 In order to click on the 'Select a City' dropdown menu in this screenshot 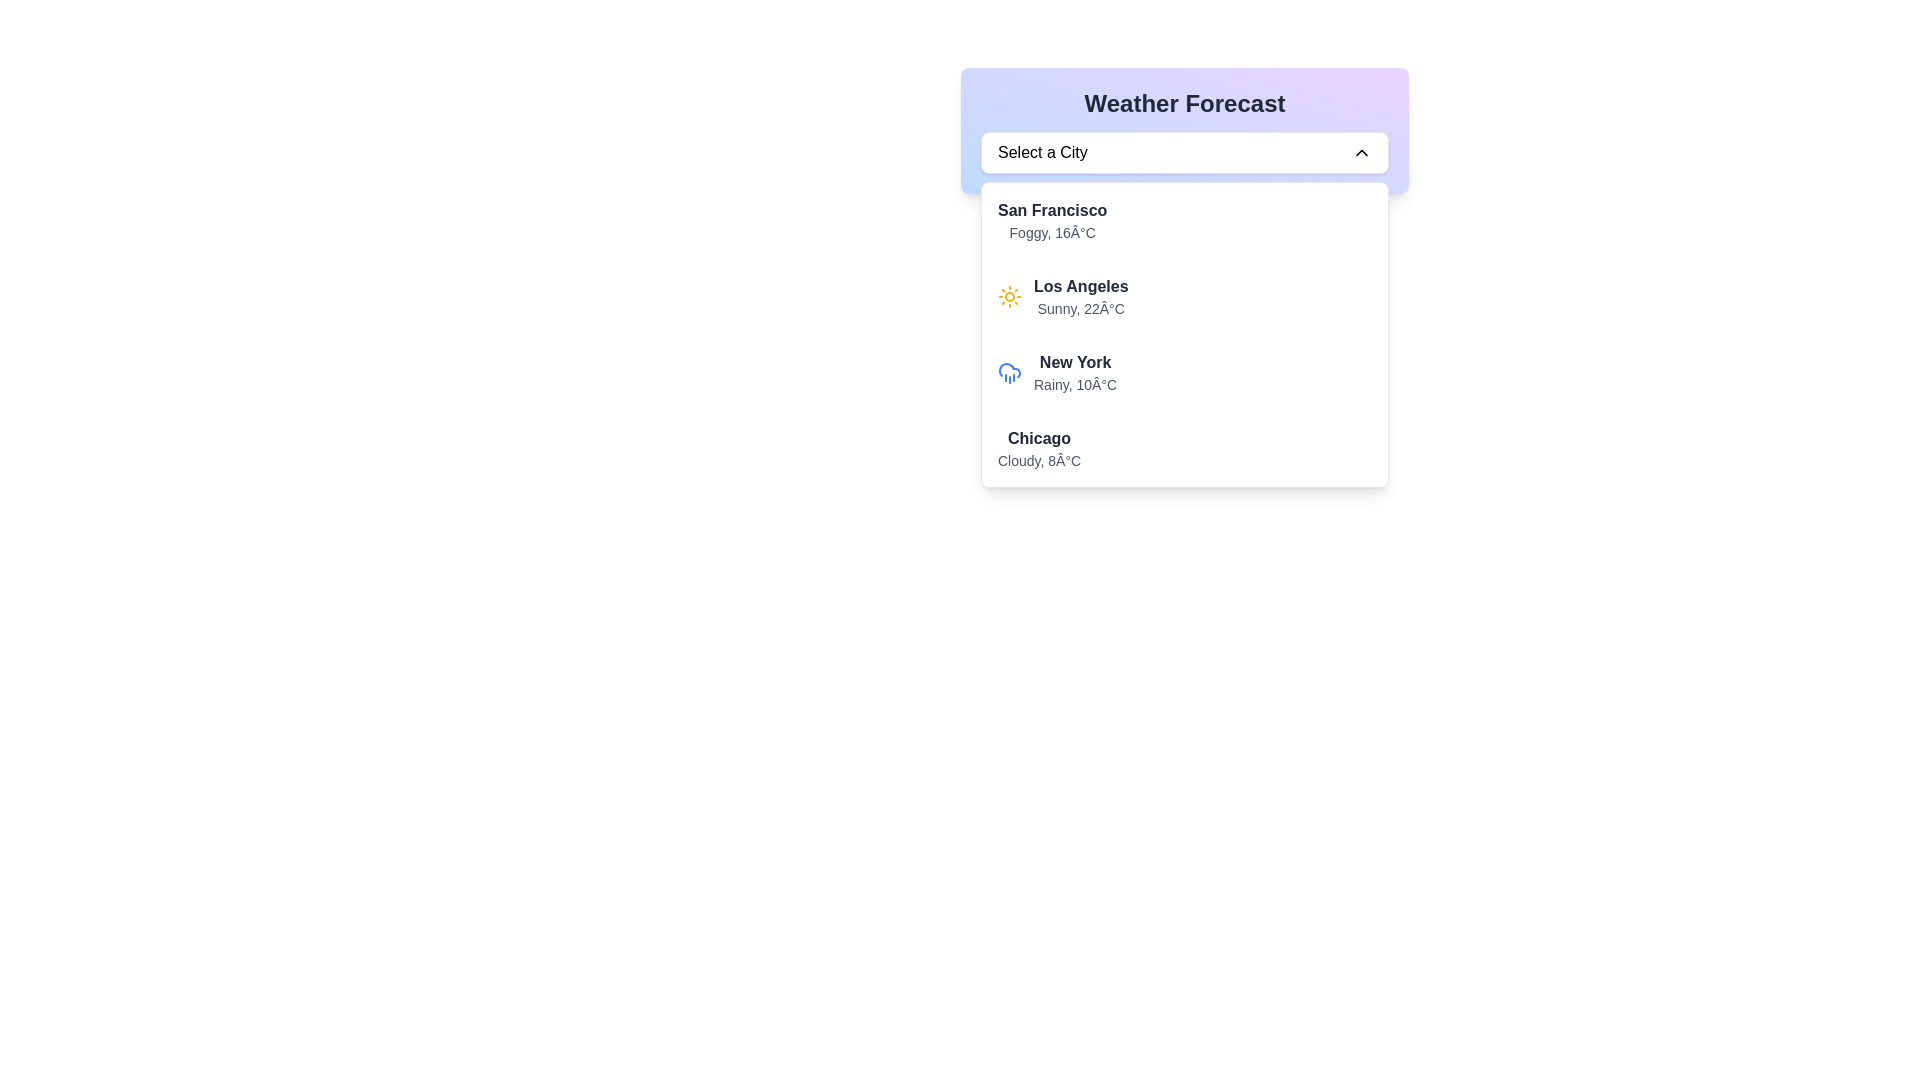, I will do `click(1185, 152)`.